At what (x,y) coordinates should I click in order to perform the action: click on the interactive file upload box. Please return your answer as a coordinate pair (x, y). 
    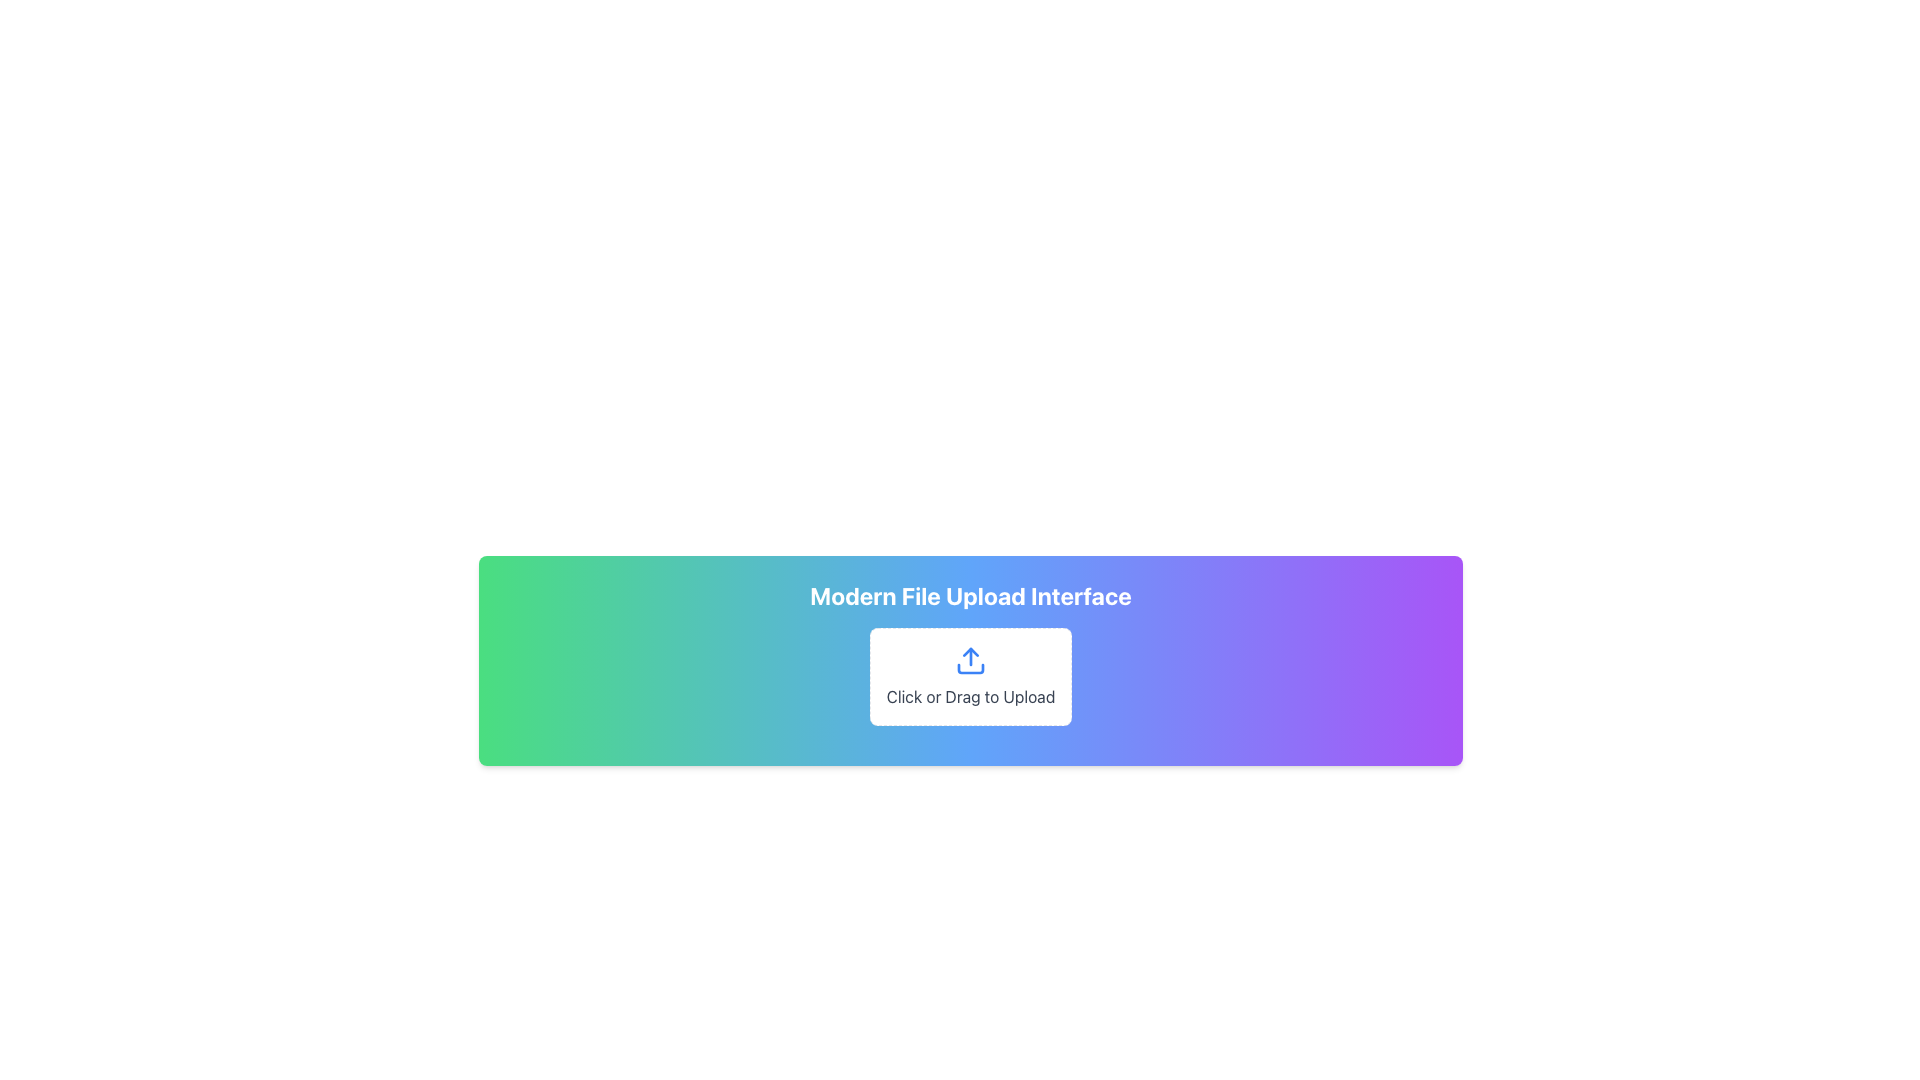
    Looking at the image, I should click on (970, 676).